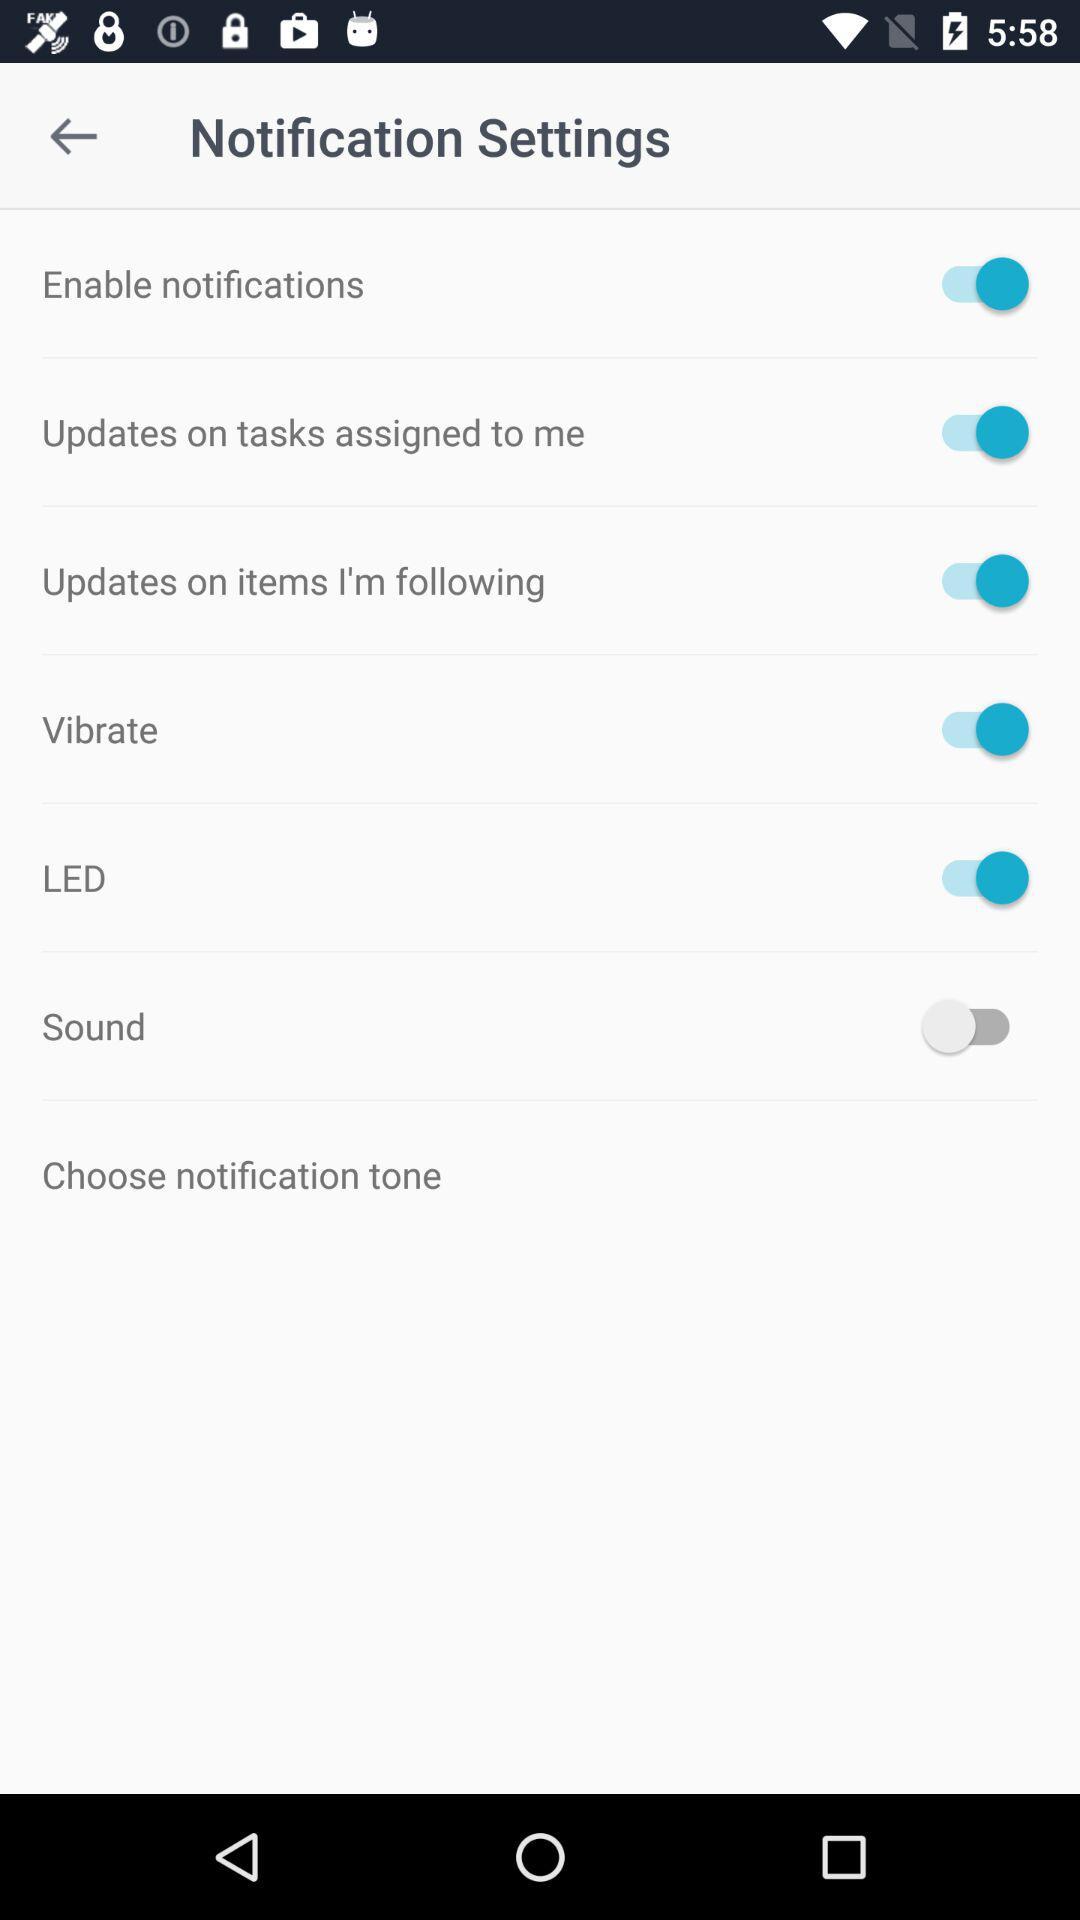  Describe the element at coordinates (72, 135) in the screenshot. I see `item at the top left corner` at that location.